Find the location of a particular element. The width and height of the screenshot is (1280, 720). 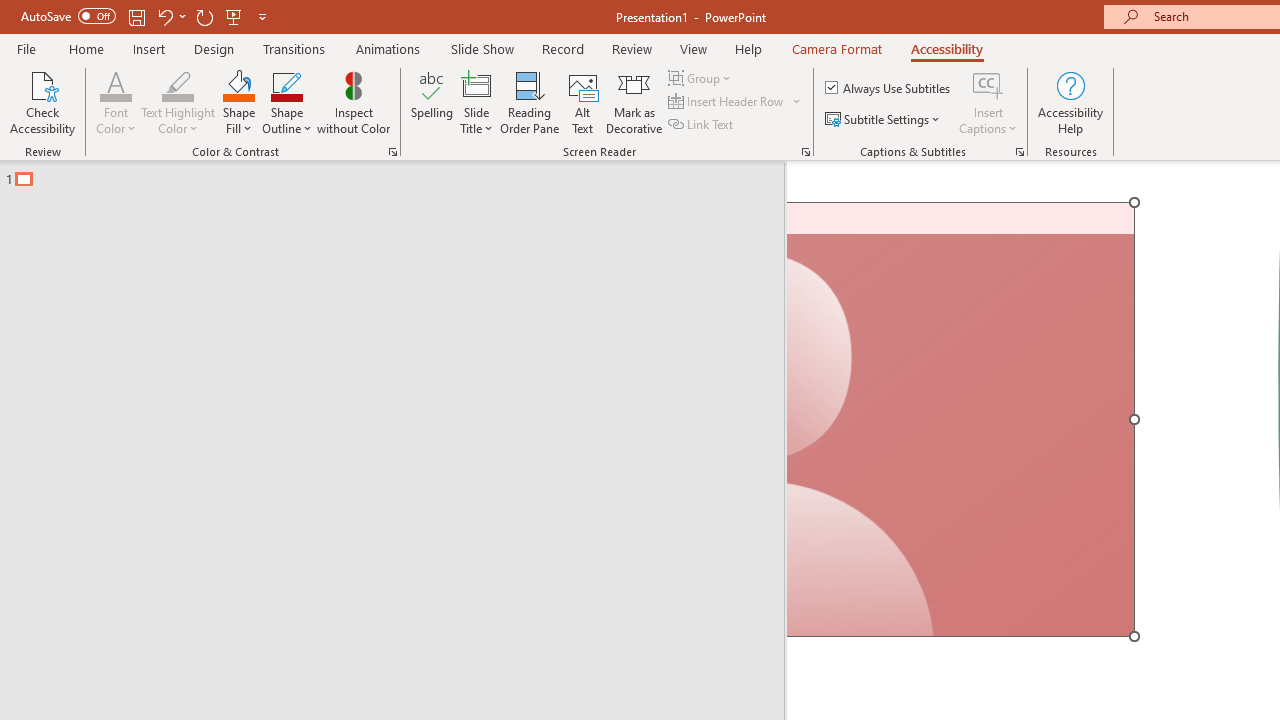

'Camera 7, No camera detected.' is located at coordinates (961, 419).